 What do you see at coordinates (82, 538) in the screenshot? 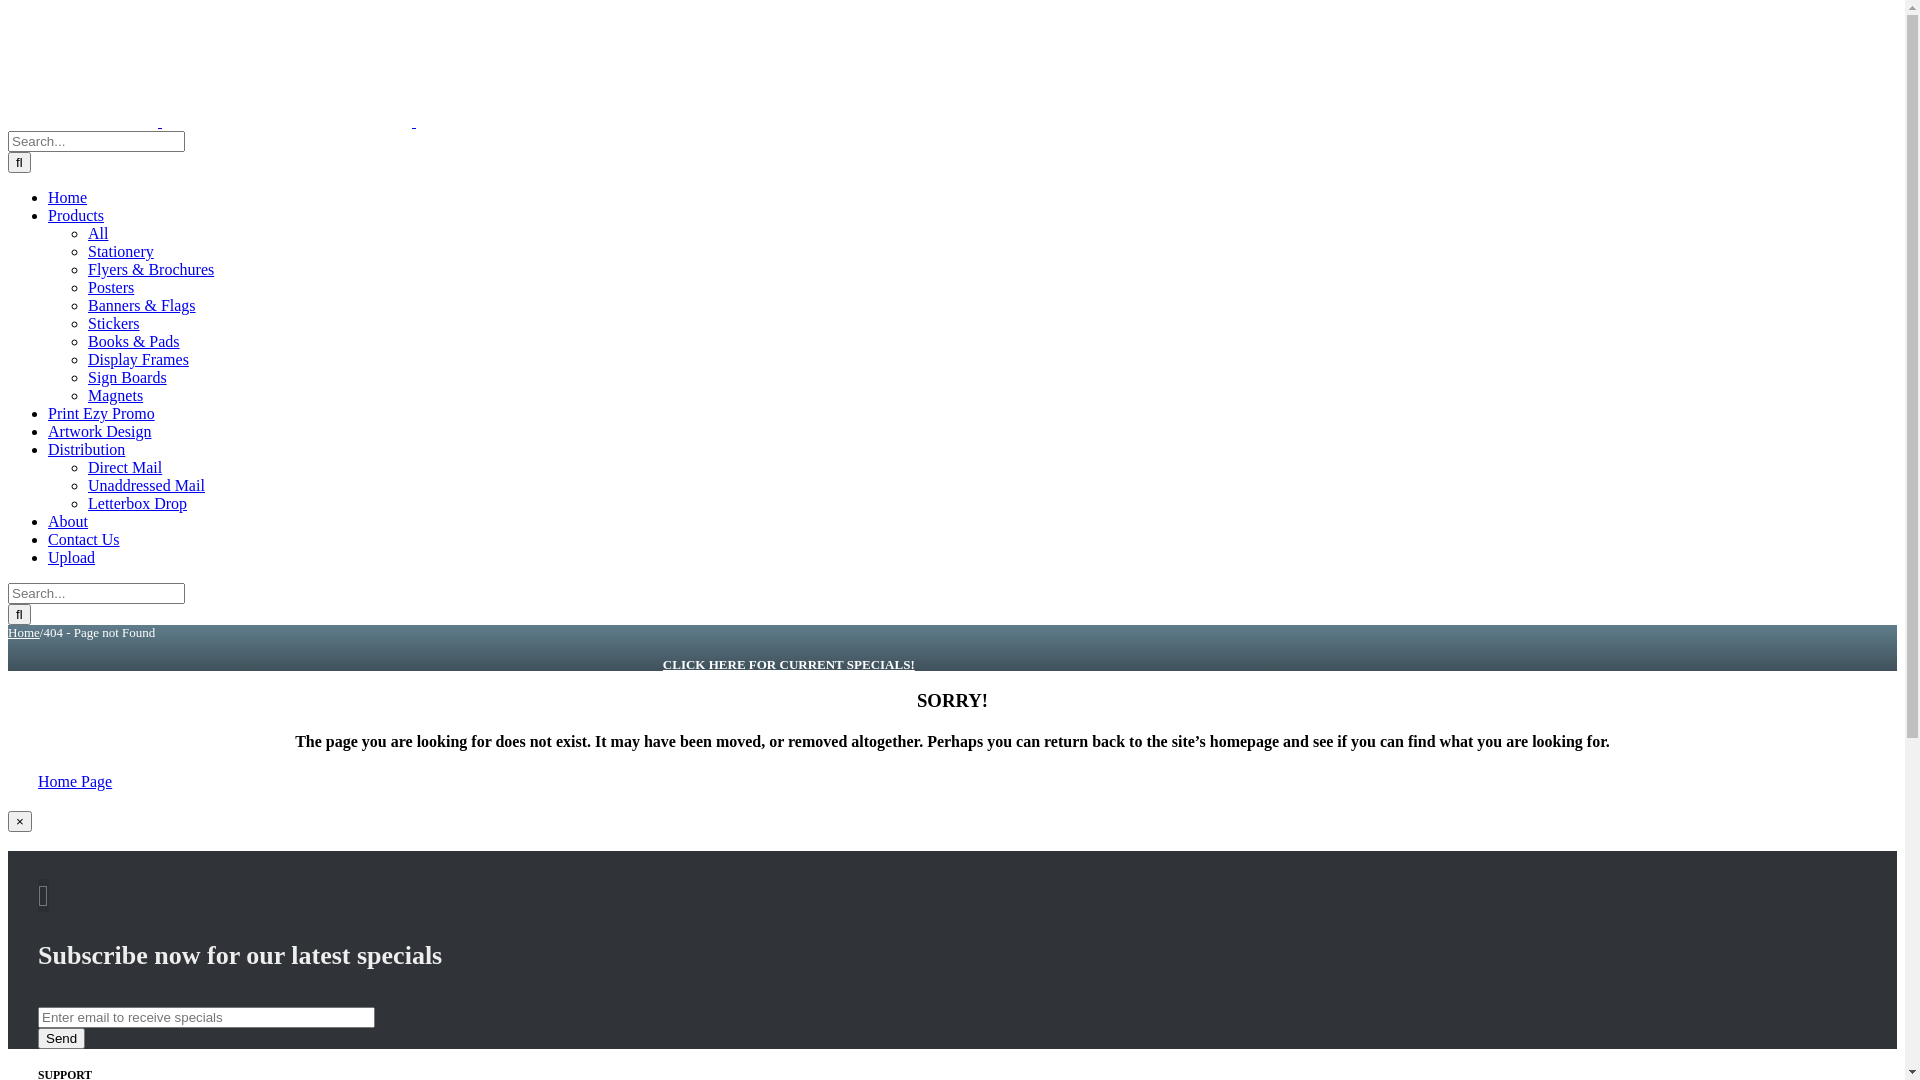
I see `'Contact Us'` at bounding box center [82, 538].